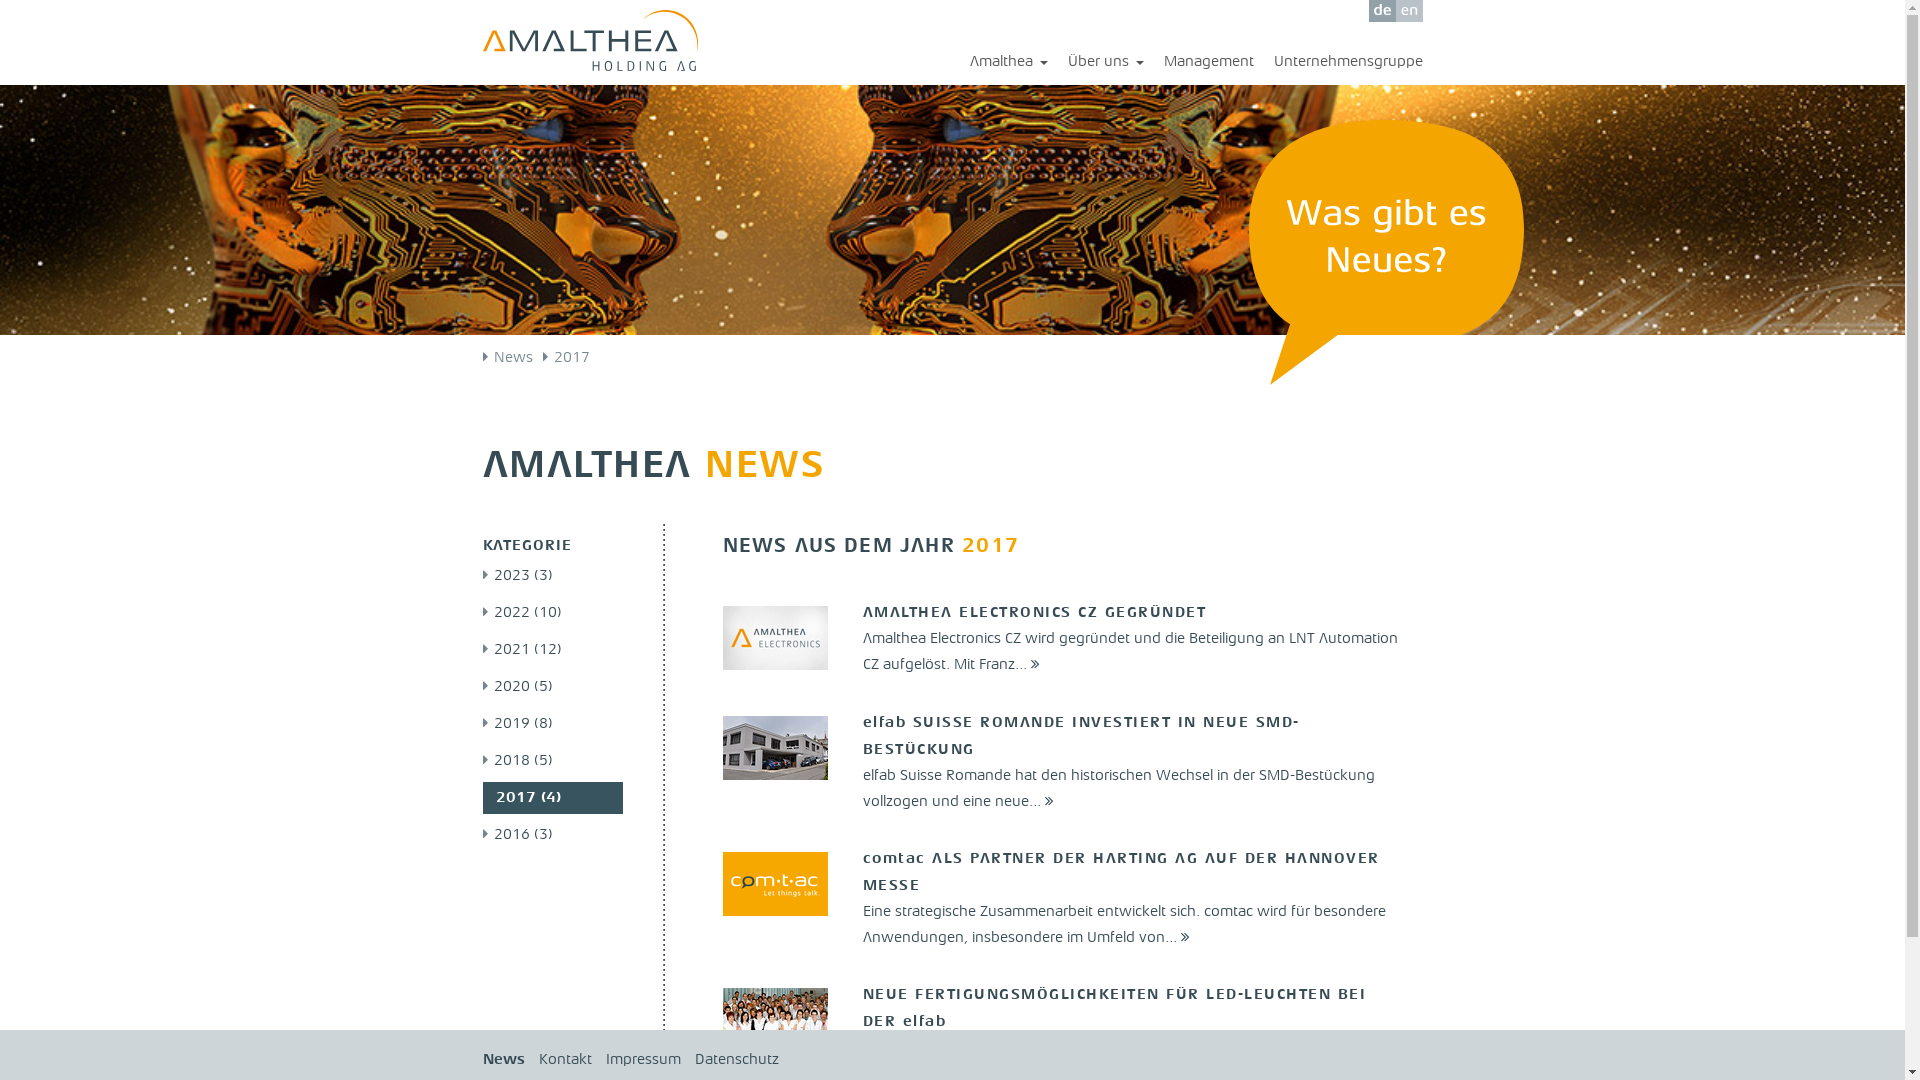  I want to click on 'Unternehmensgruppe', so click(1338, 61).